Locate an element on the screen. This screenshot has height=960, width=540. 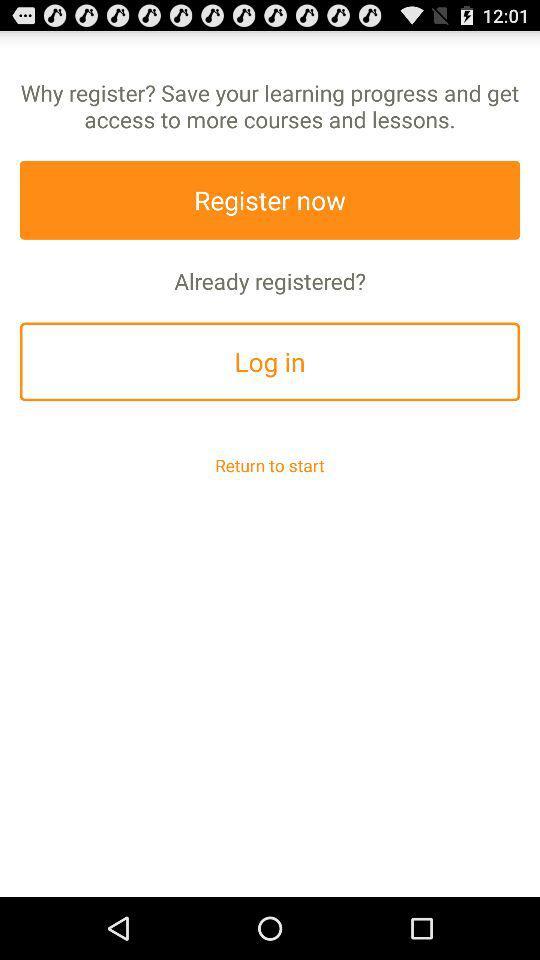
log in item is located at coordinates (270, 360).